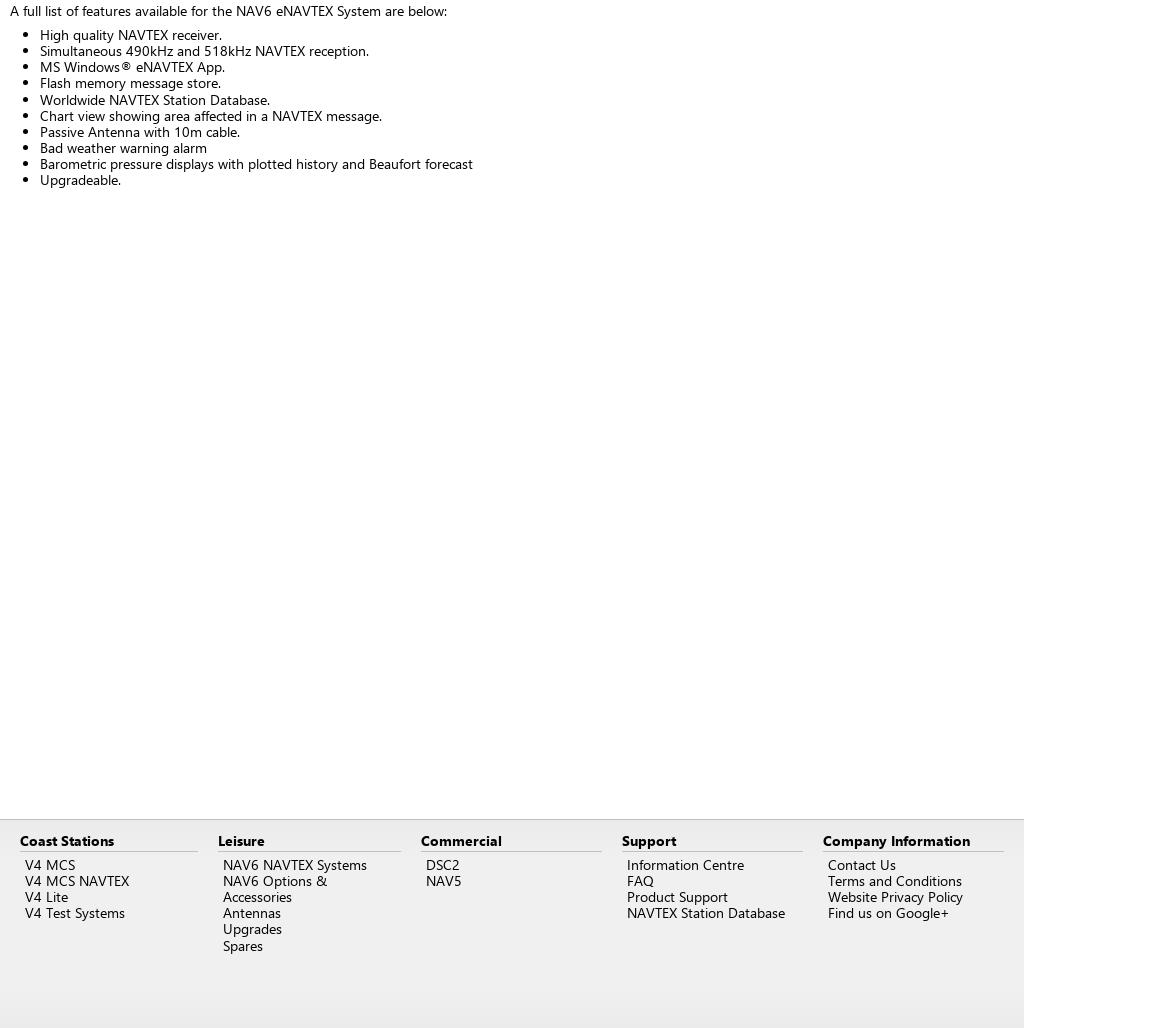  What do you see at coordinates (39, 162) in the screenshot?
I see `'Barometric pressure displays with plotted history and Beaufort forecast'` at bounding box center [39, 162].